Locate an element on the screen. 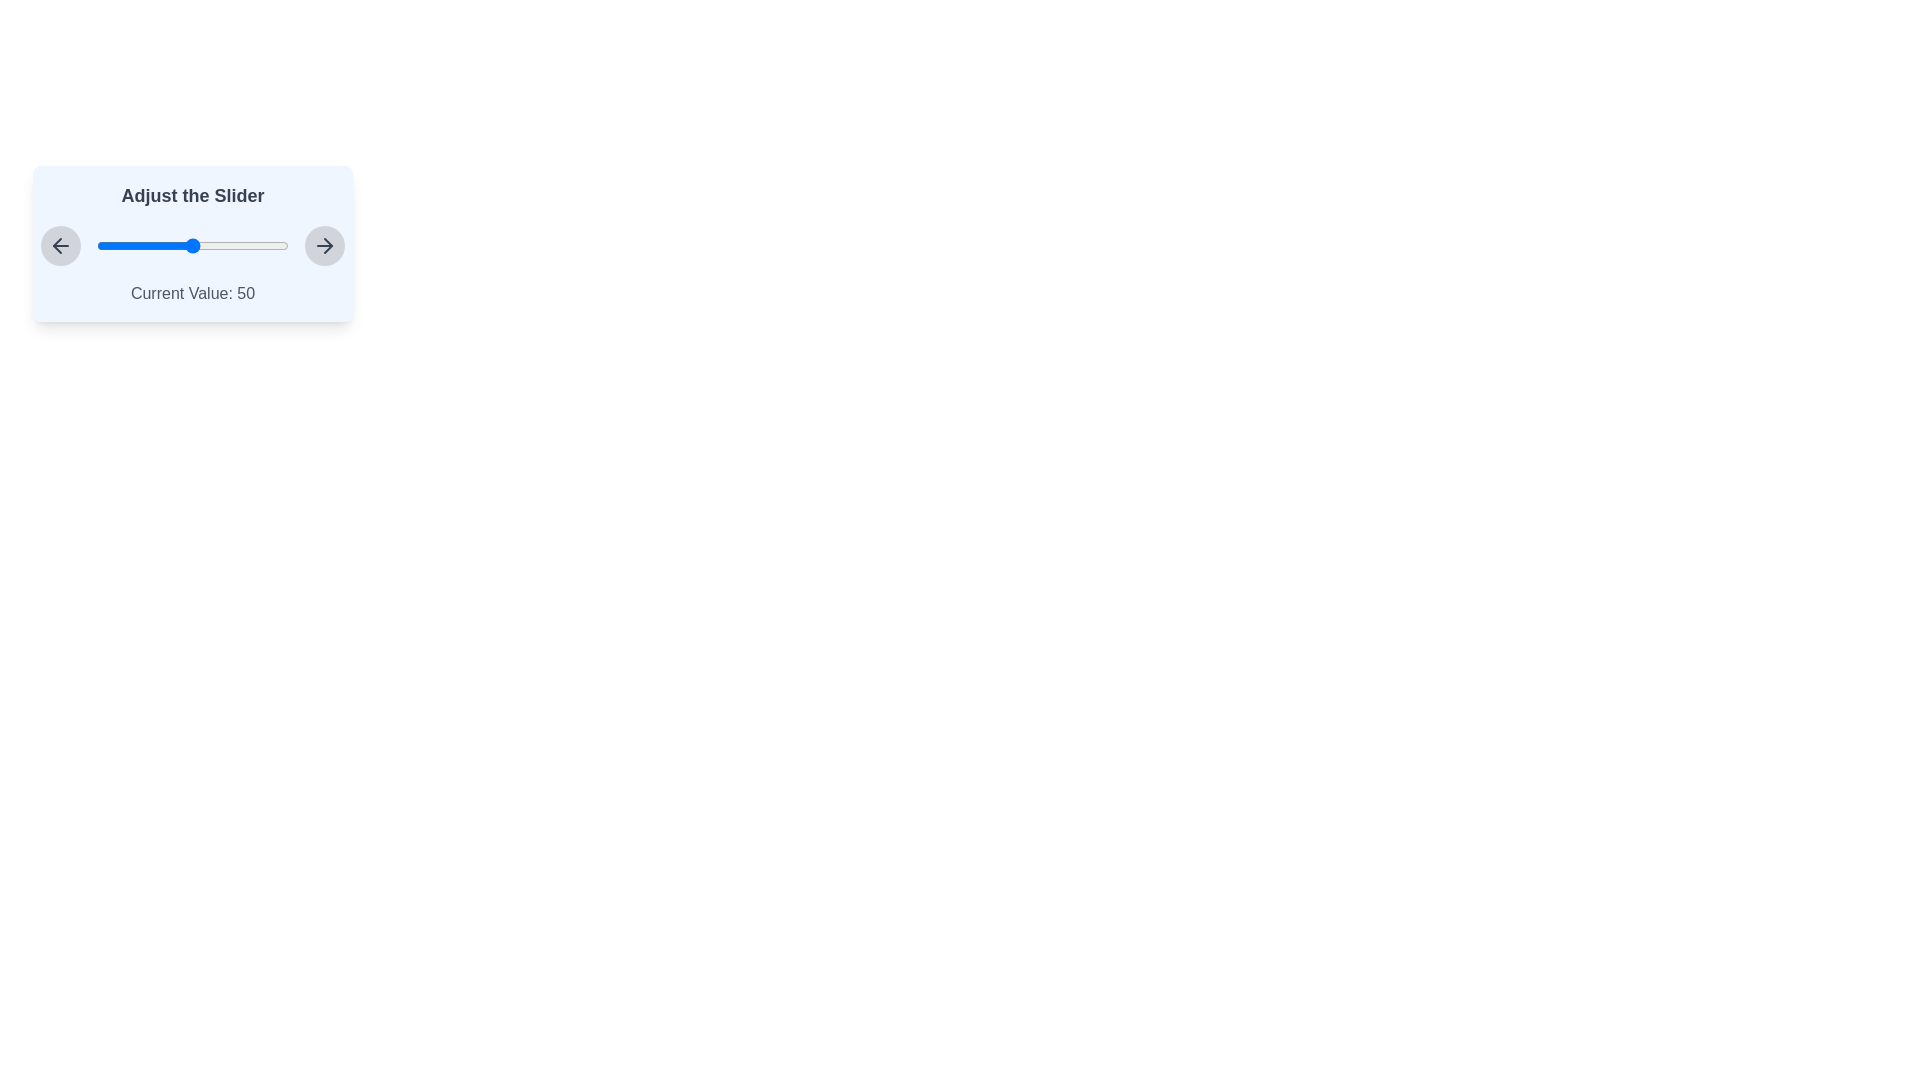 The width and height of the screenshot is (1920, 1080). slider value is located at coordinates (233, 245).